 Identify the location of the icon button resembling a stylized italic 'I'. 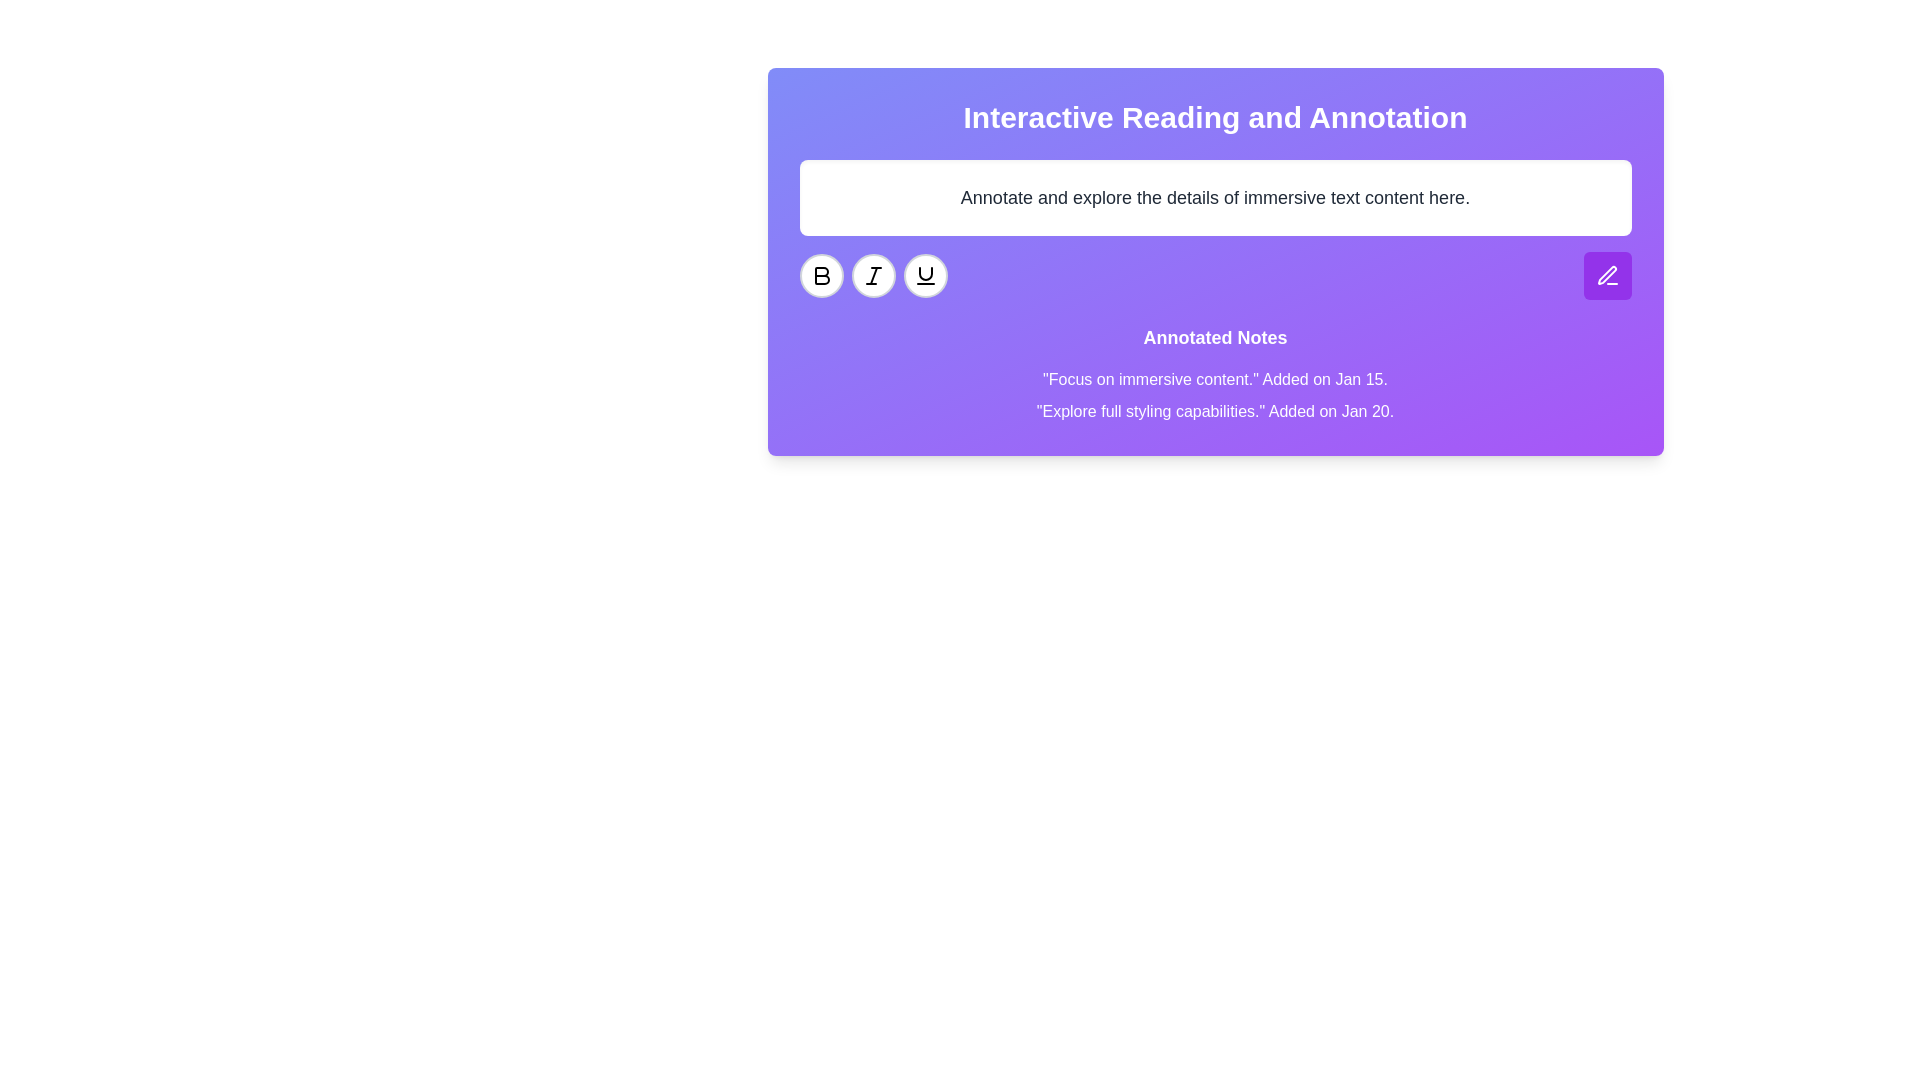
(873, 276).